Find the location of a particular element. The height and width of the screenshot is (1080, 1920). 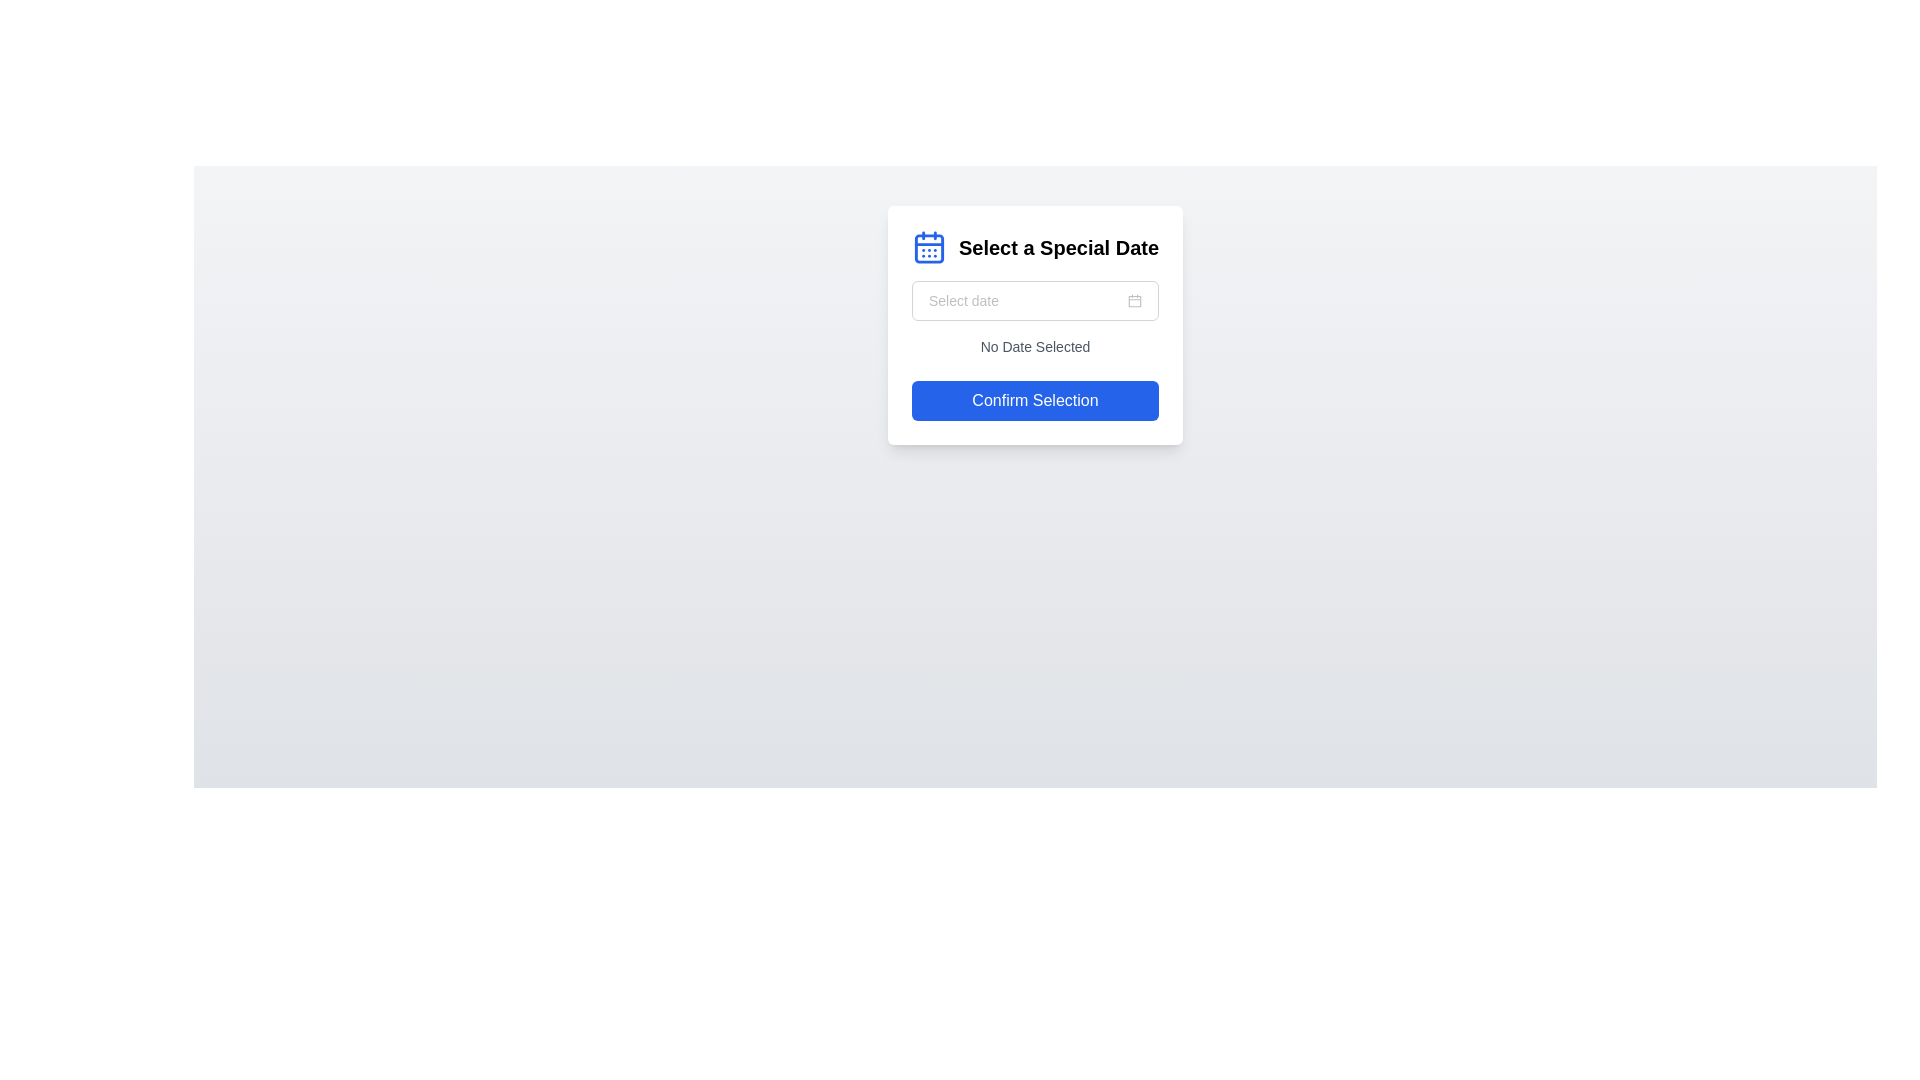

the confirm button located at the bottom of the card with the header 'Select a Special Date' is located at coordinates (1035, 401).